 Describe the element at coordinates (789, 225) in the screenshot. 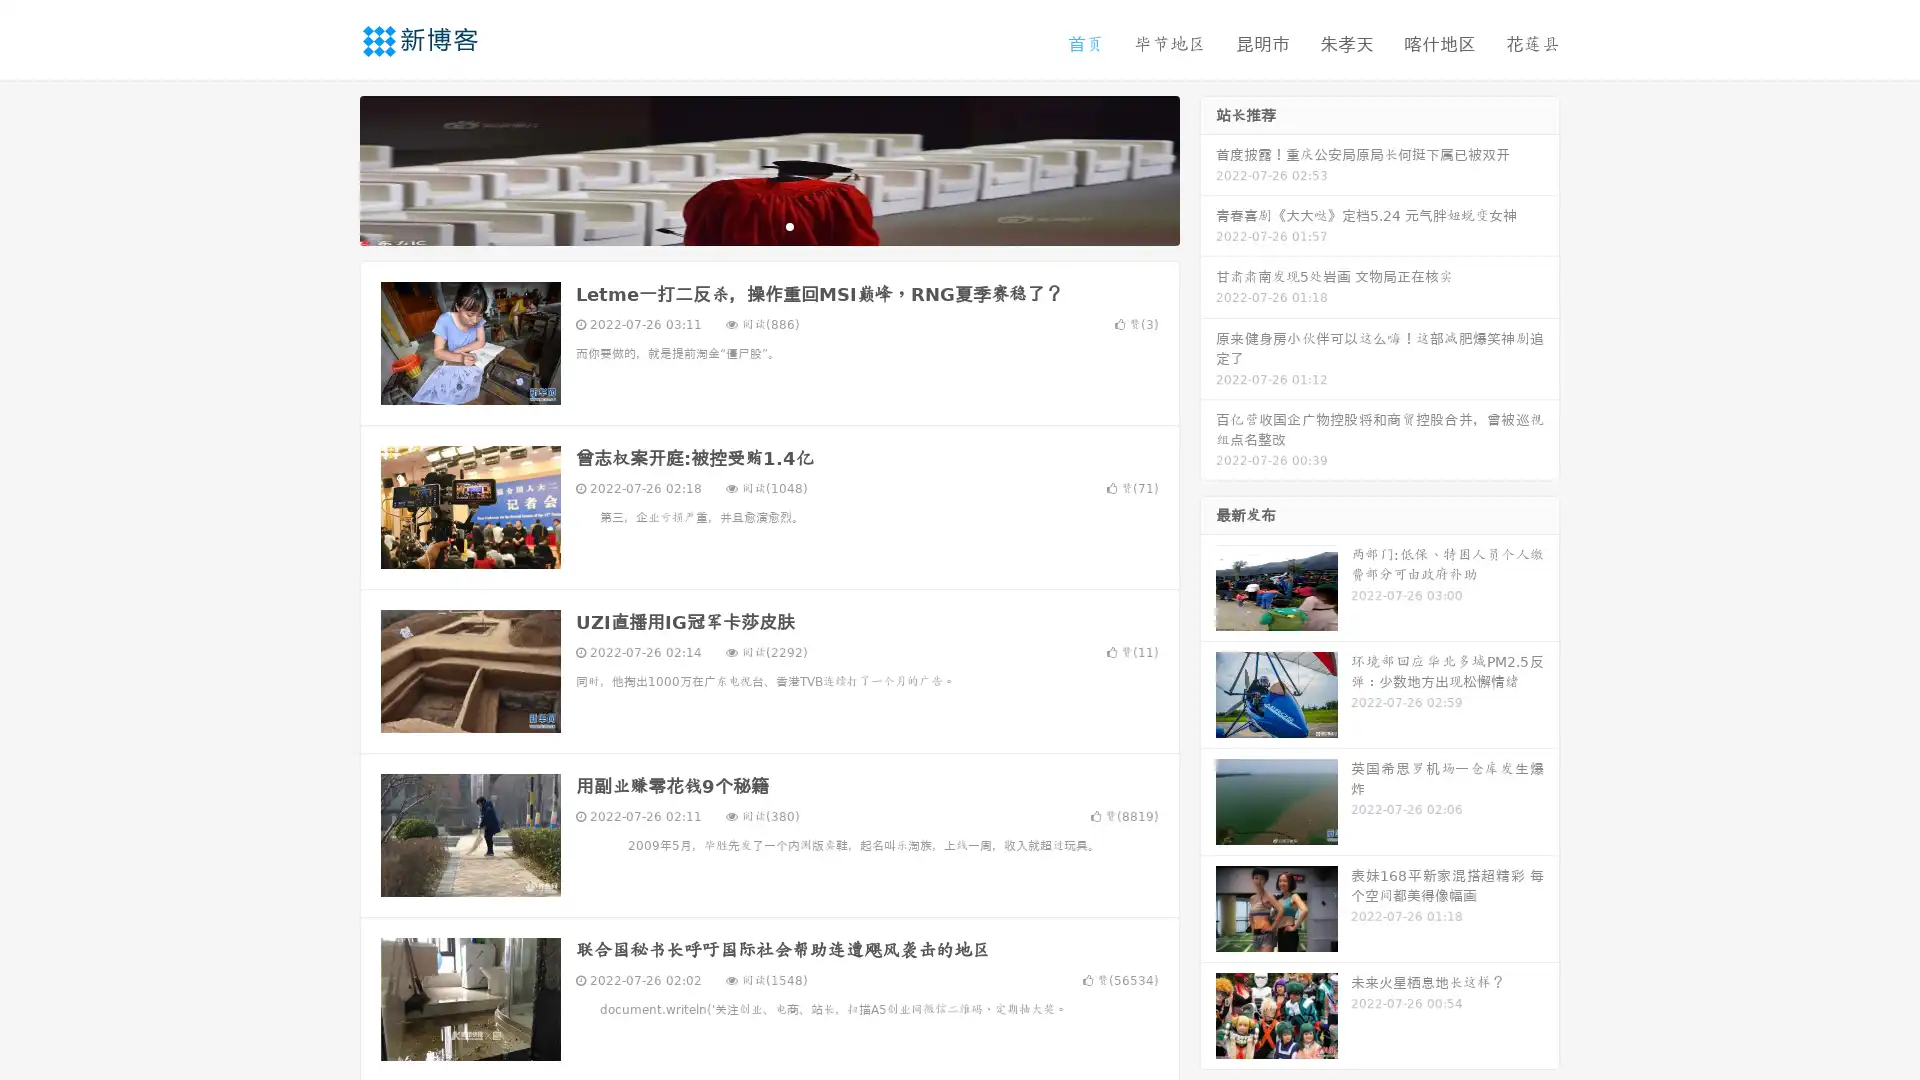

I see `Go to slide 3` at that location.